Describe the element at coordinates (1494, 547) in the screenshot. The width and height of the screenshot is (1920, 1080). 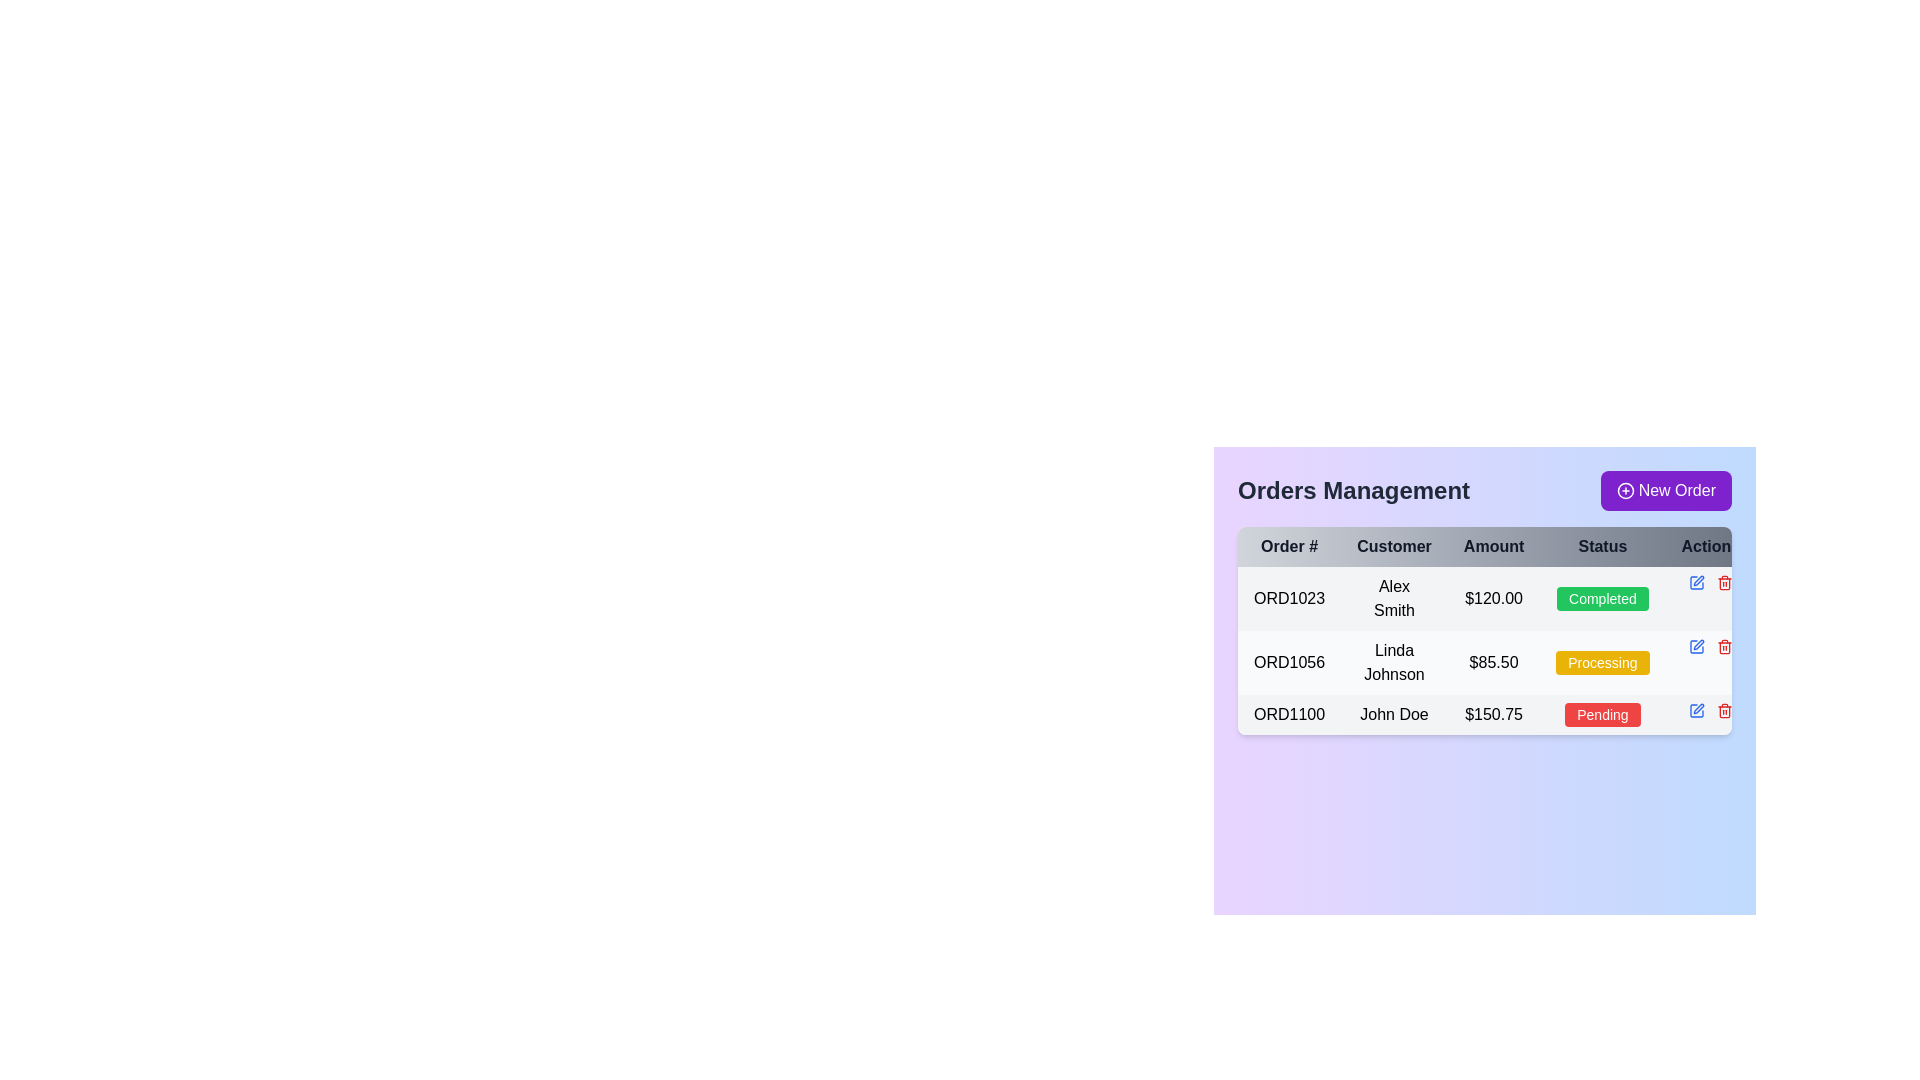
I see `the 'Amount' text label, which is a bold, black font located in the third column header of a table, situated between 'Customer' and 'Status'` at that location.